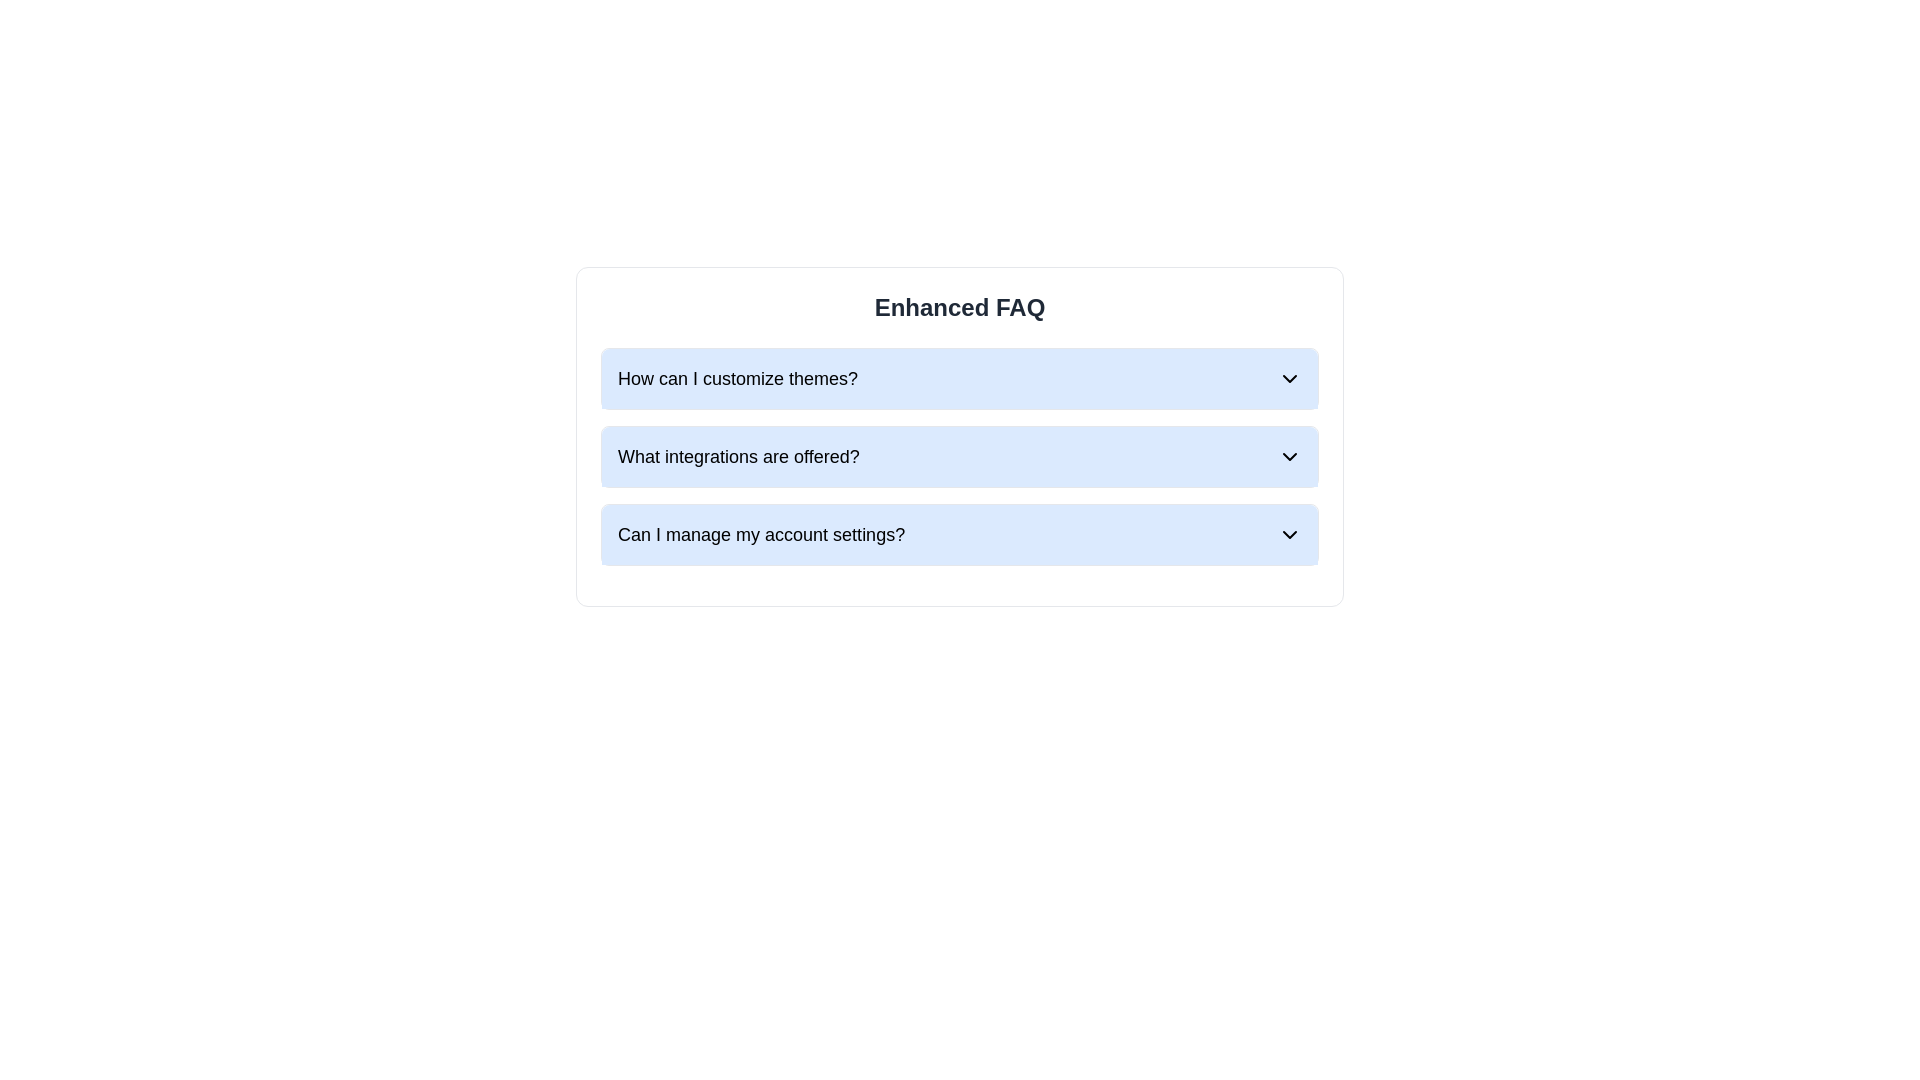 This screenshot has width=1920, height=1080. Describe the element at coordinates (737, 456) in the screenshot. I see `the title text for the second item in the FAQ section that indicates the topic of integrations offered` at that location.